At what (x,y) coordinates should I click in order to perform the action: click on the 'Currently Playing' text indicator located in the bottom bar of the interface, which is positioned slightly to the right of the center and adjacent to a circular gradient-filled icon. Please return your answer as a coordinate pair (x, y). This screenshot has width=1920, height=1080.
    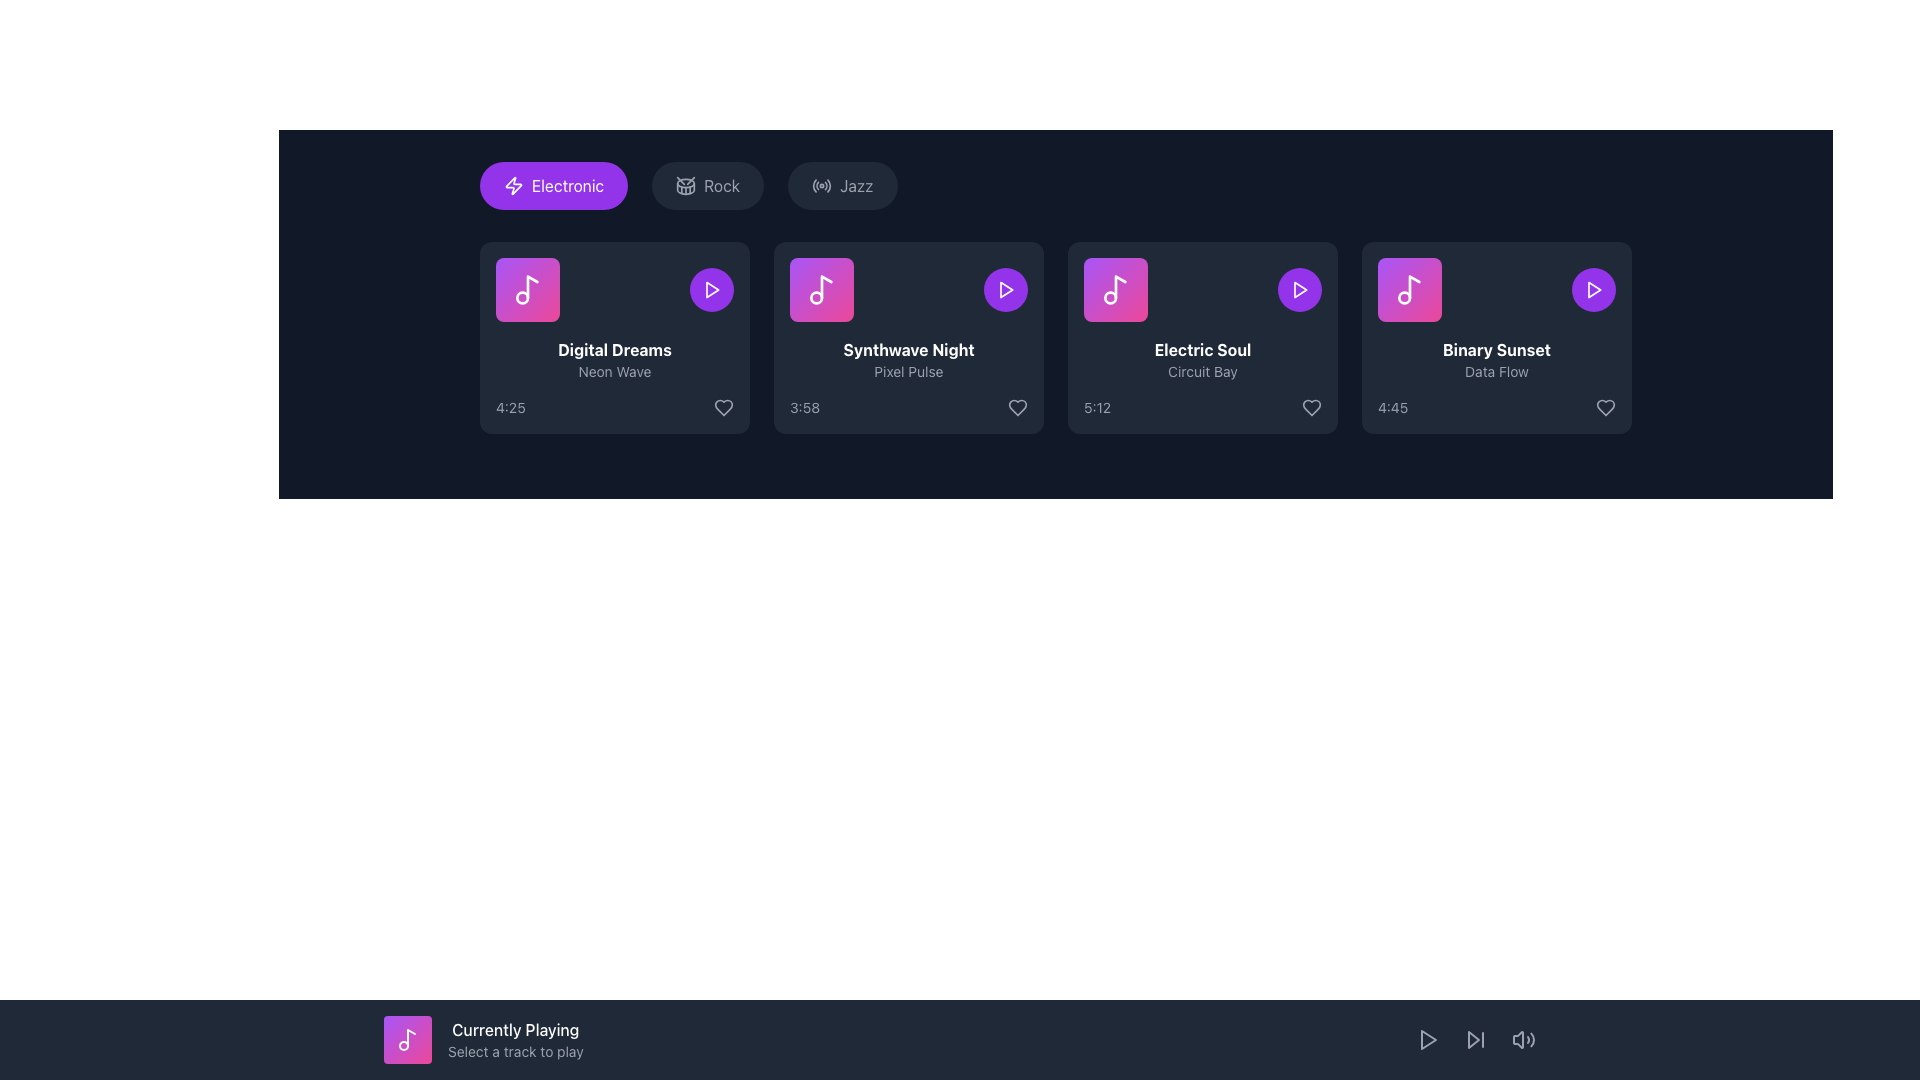
    Looking at the image, I should click on (515, 1039).